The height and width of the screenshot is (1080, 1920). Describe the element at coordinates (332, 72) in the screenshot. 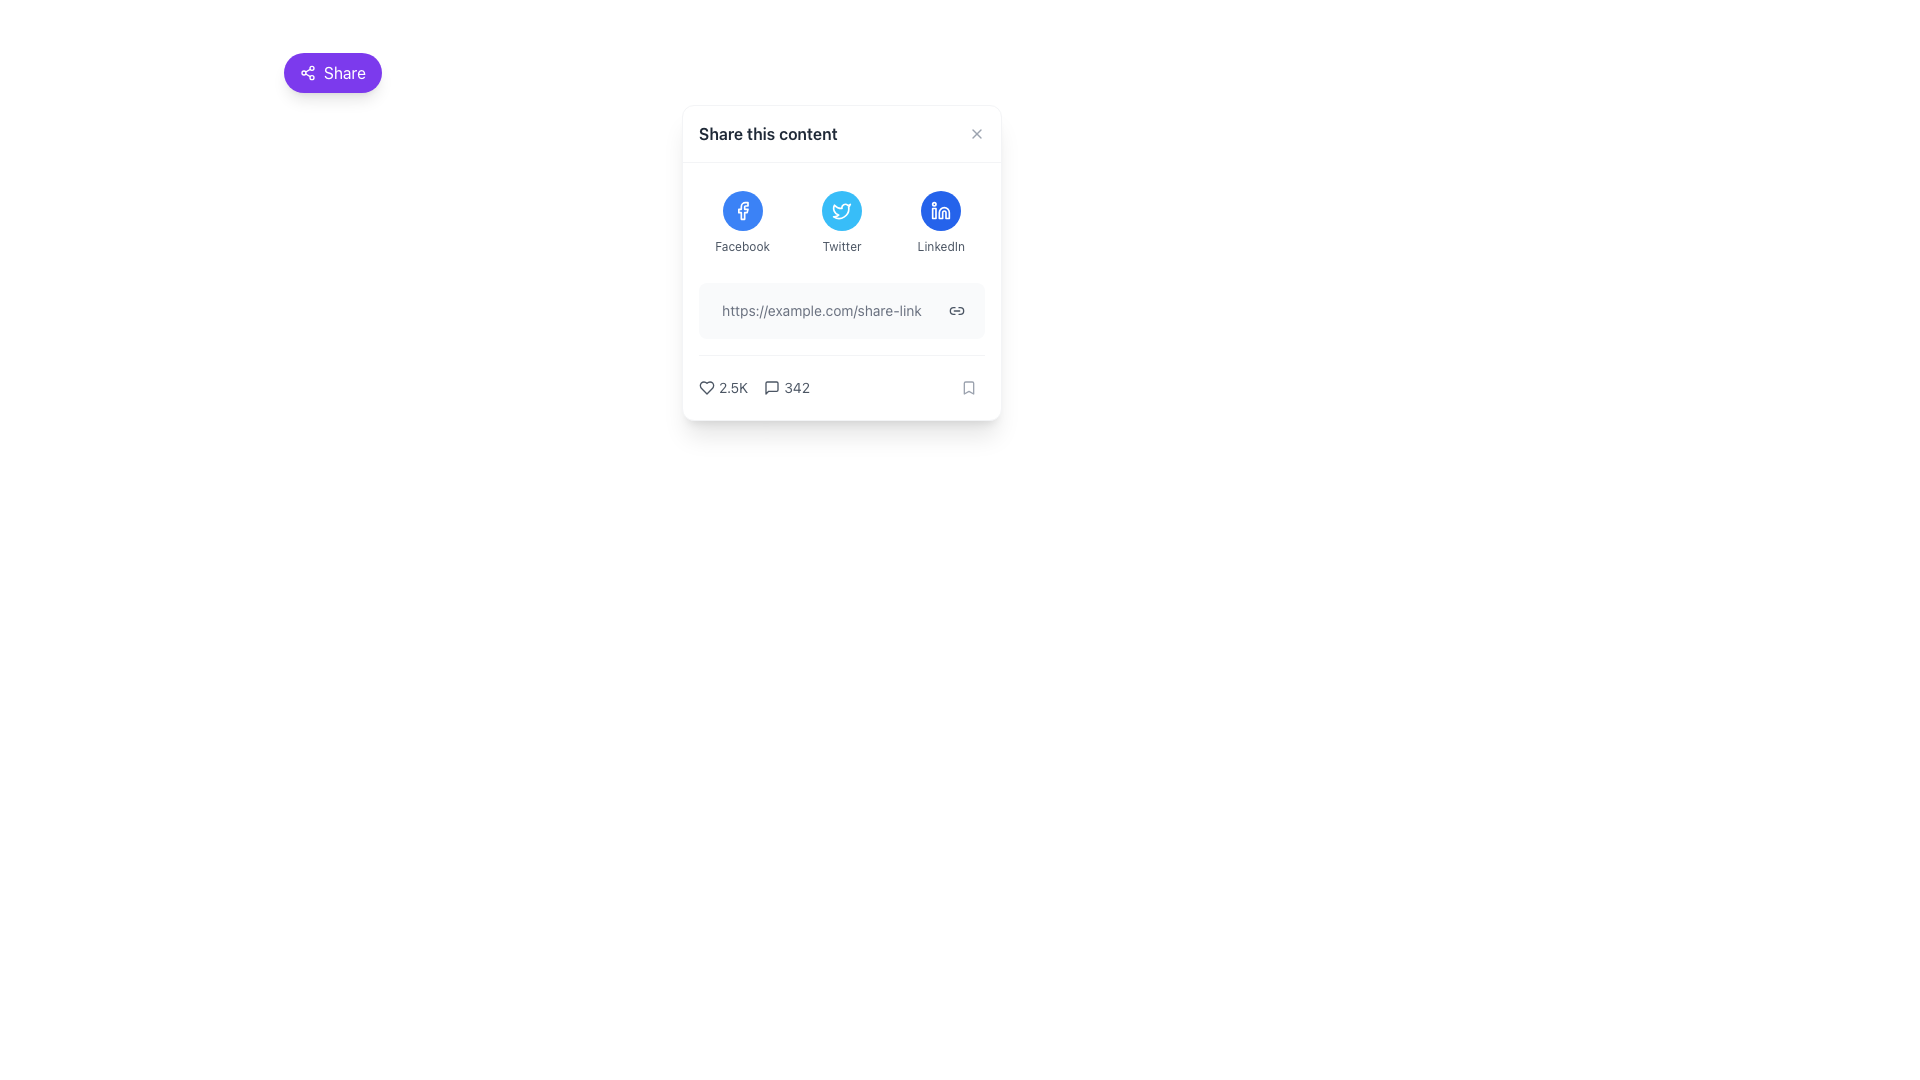

I see `the share button located at the top-left region of the interface to initiate a sharing action` at that location.